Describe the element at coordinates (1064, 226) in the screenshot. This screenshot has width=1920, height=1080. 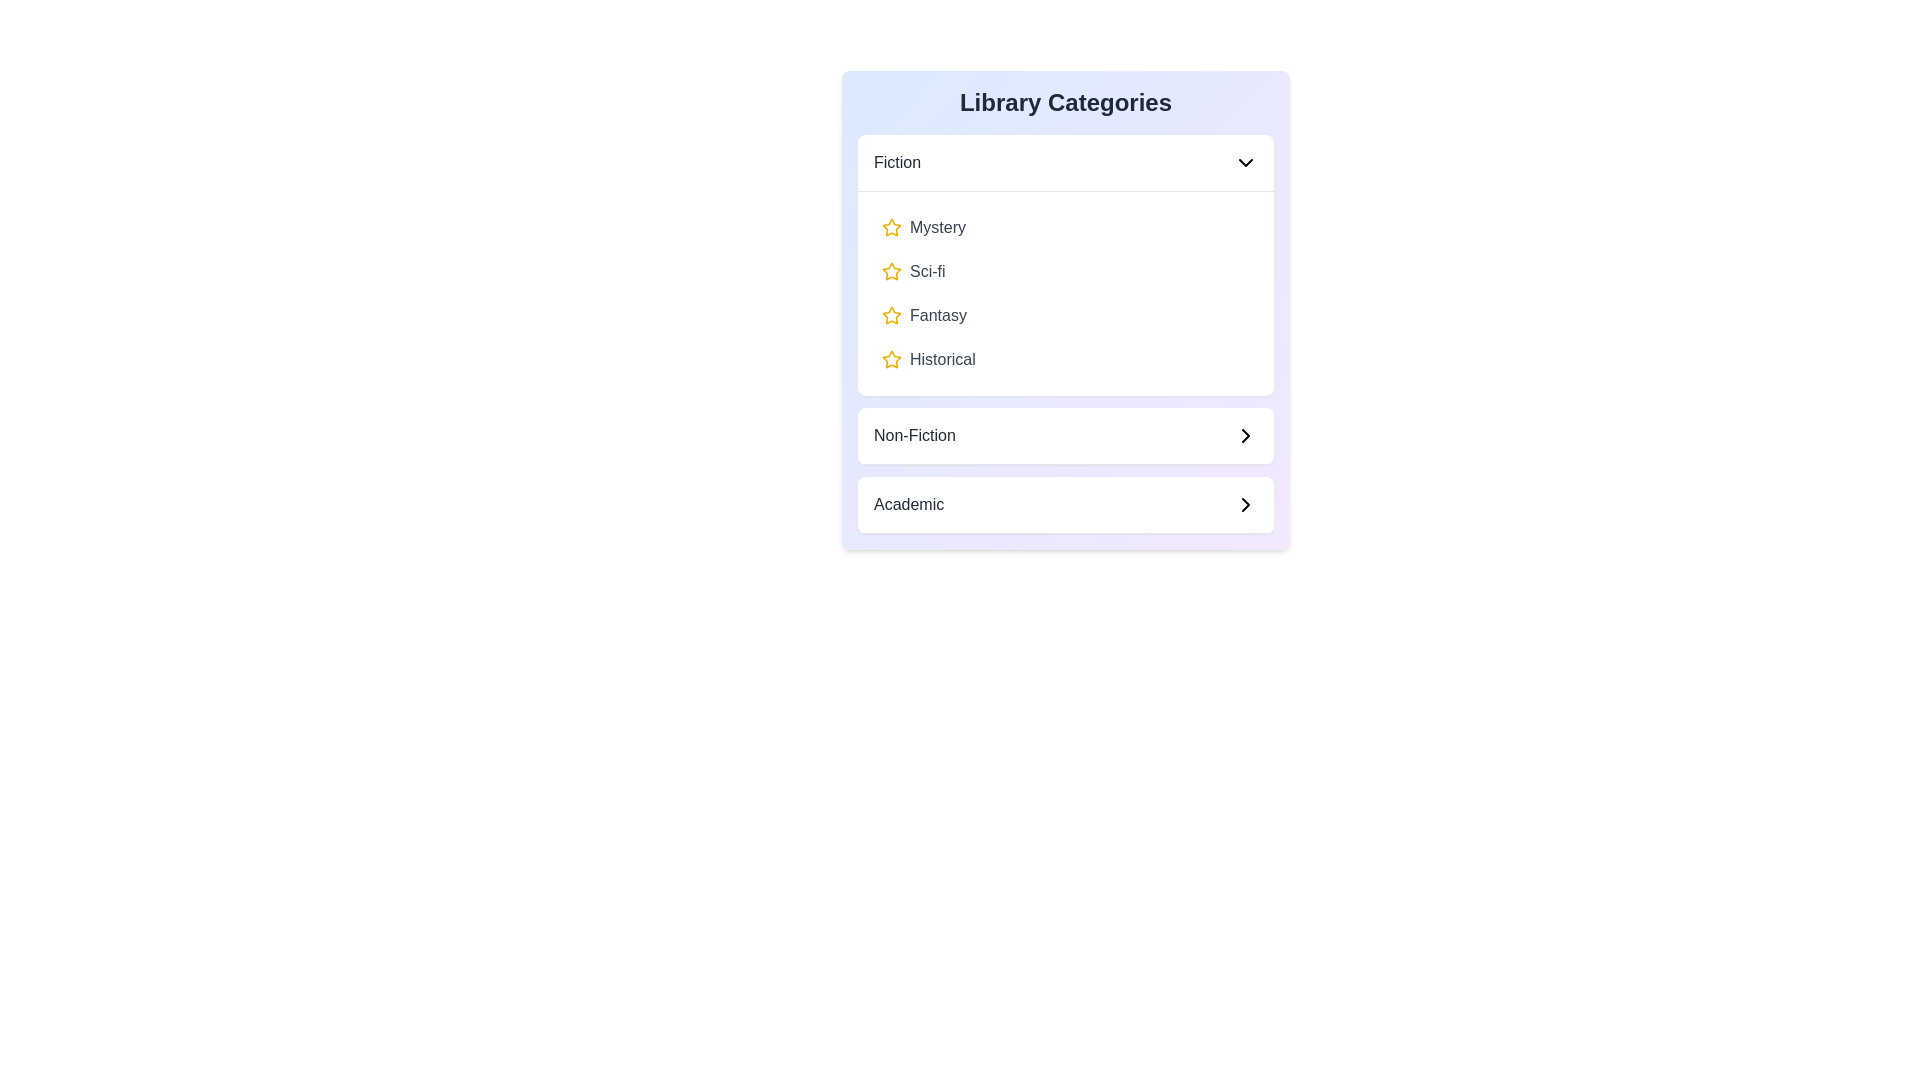
I see `the item Mystery from the expanded 'Fiction' category` at that location.